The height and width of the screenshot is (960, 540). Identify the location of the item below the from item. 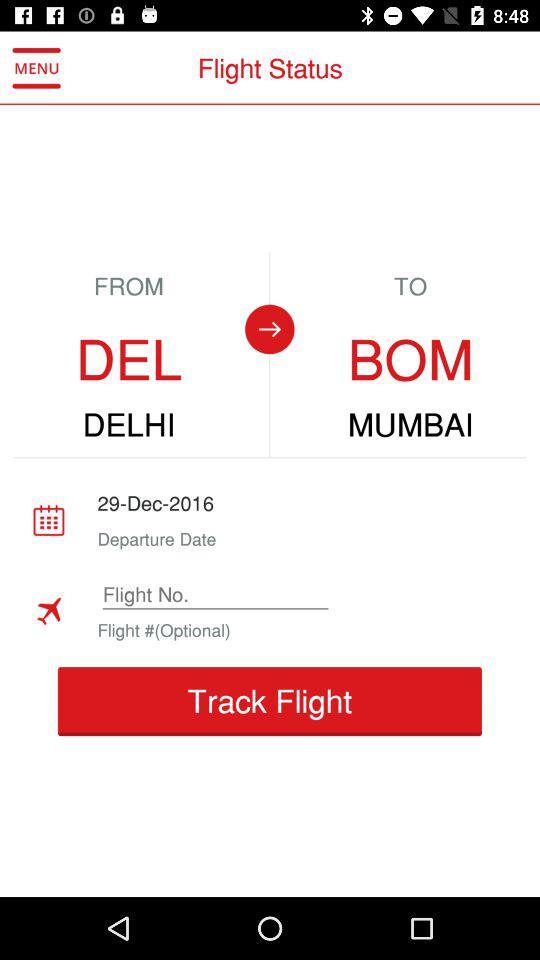
(129, 360).